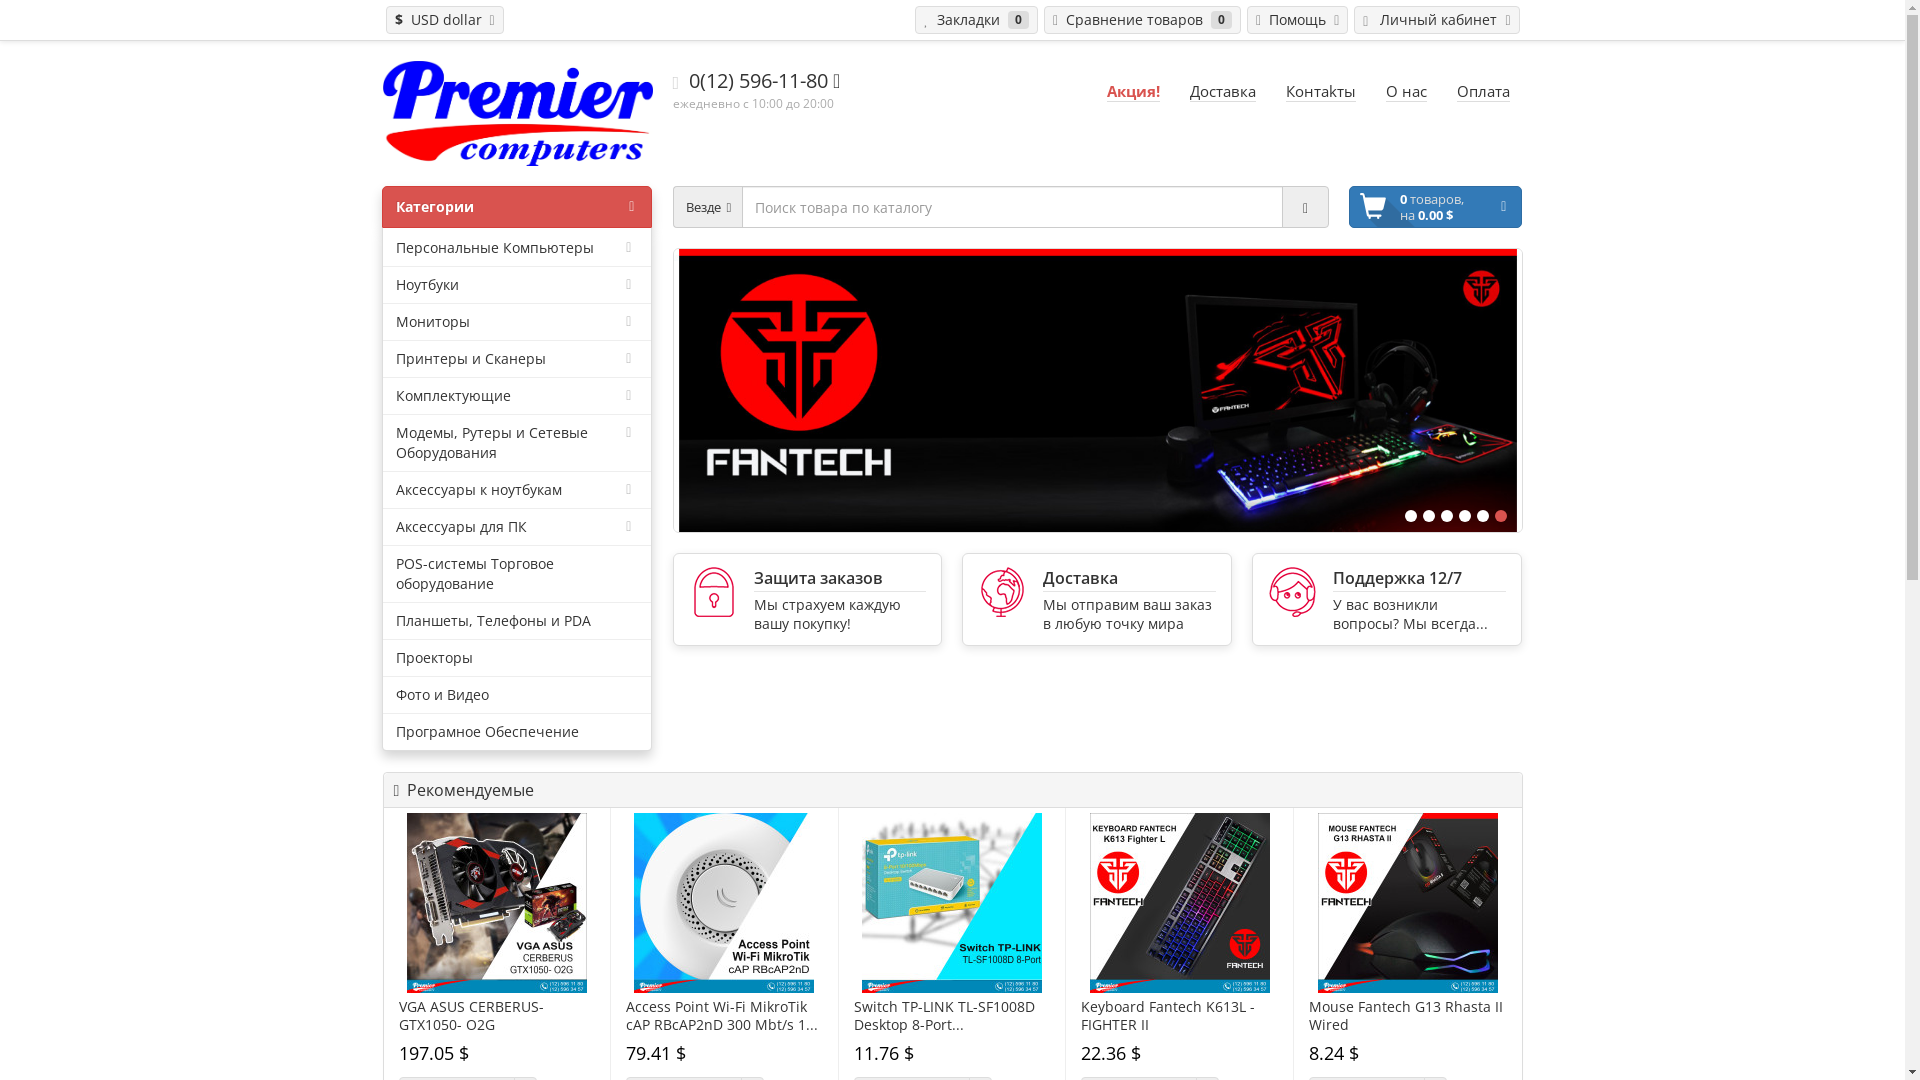  Describe the element at coordinates (517, 113) in the screenshot. I see `'Premier Computers'` at that location.